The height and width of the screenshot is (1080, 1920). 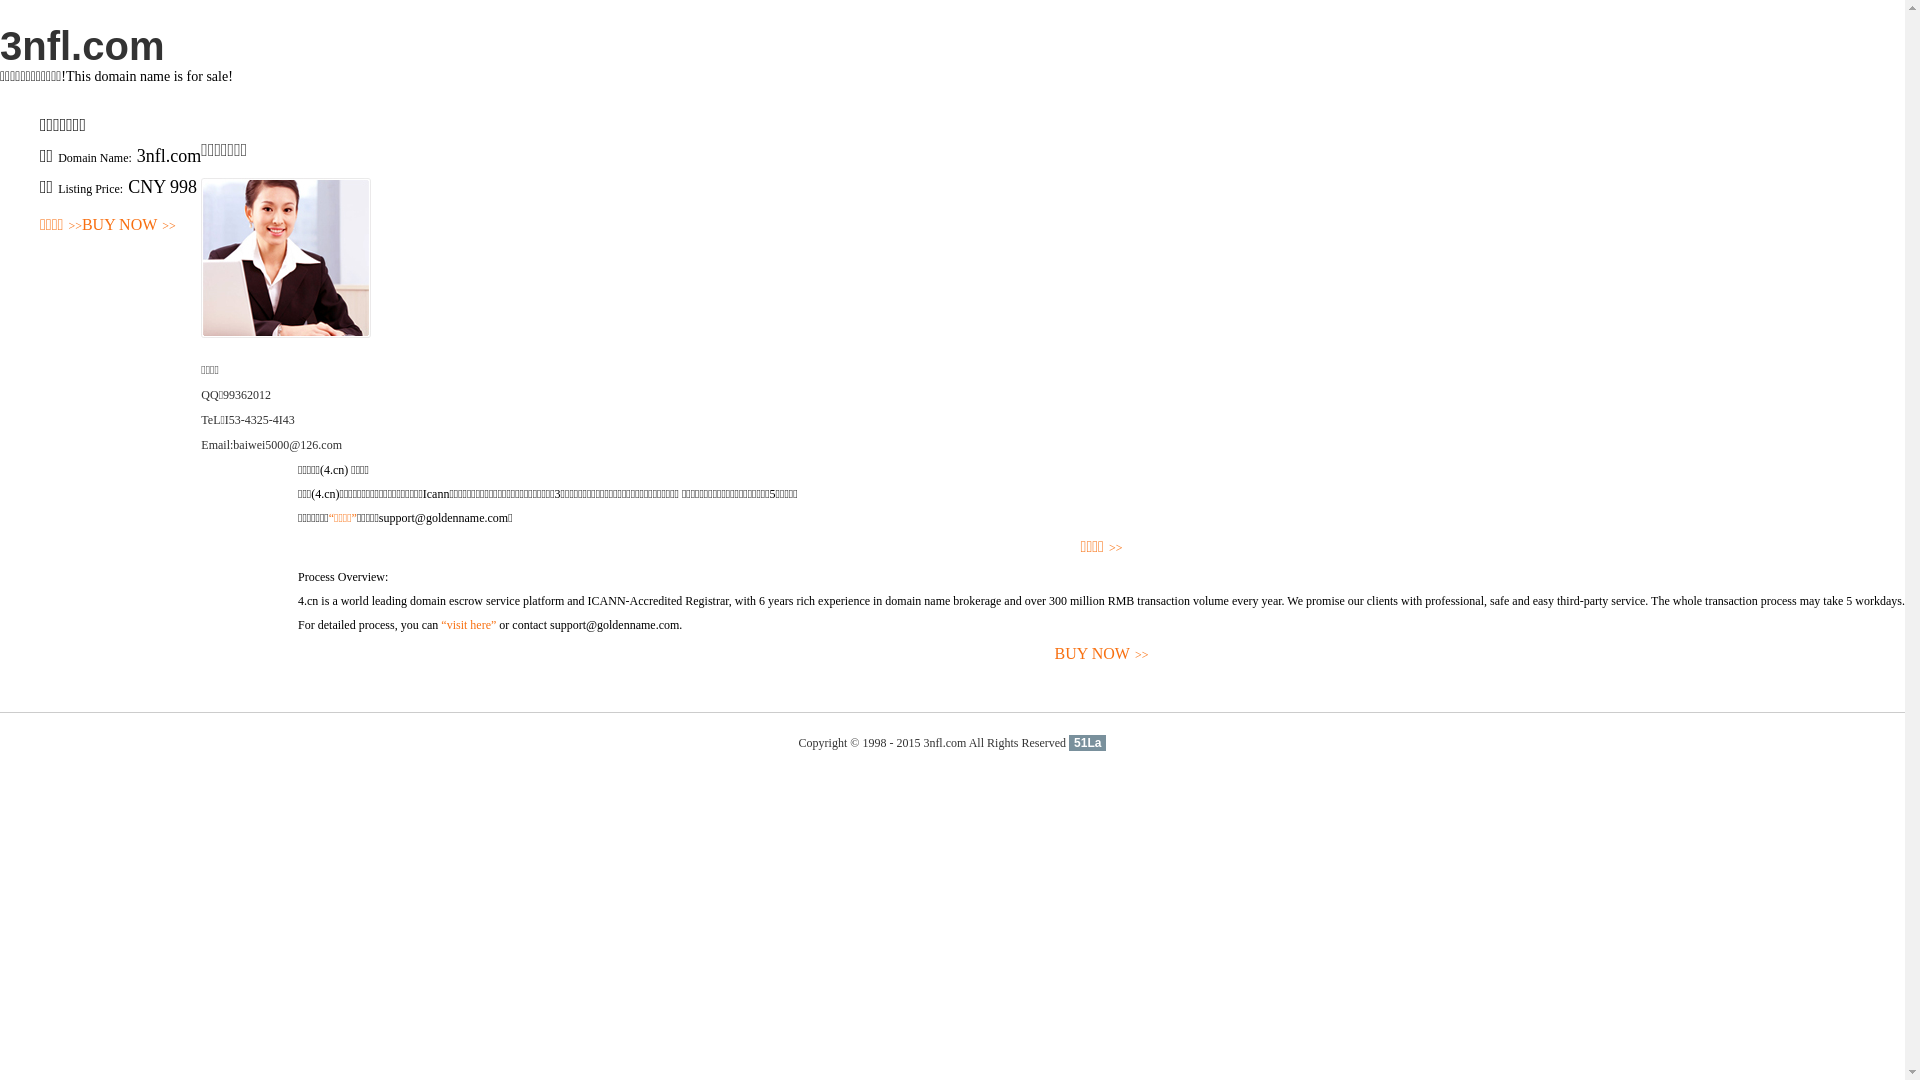 I want to click on 'BUY NOW>>', so click(x=1100, y=654).